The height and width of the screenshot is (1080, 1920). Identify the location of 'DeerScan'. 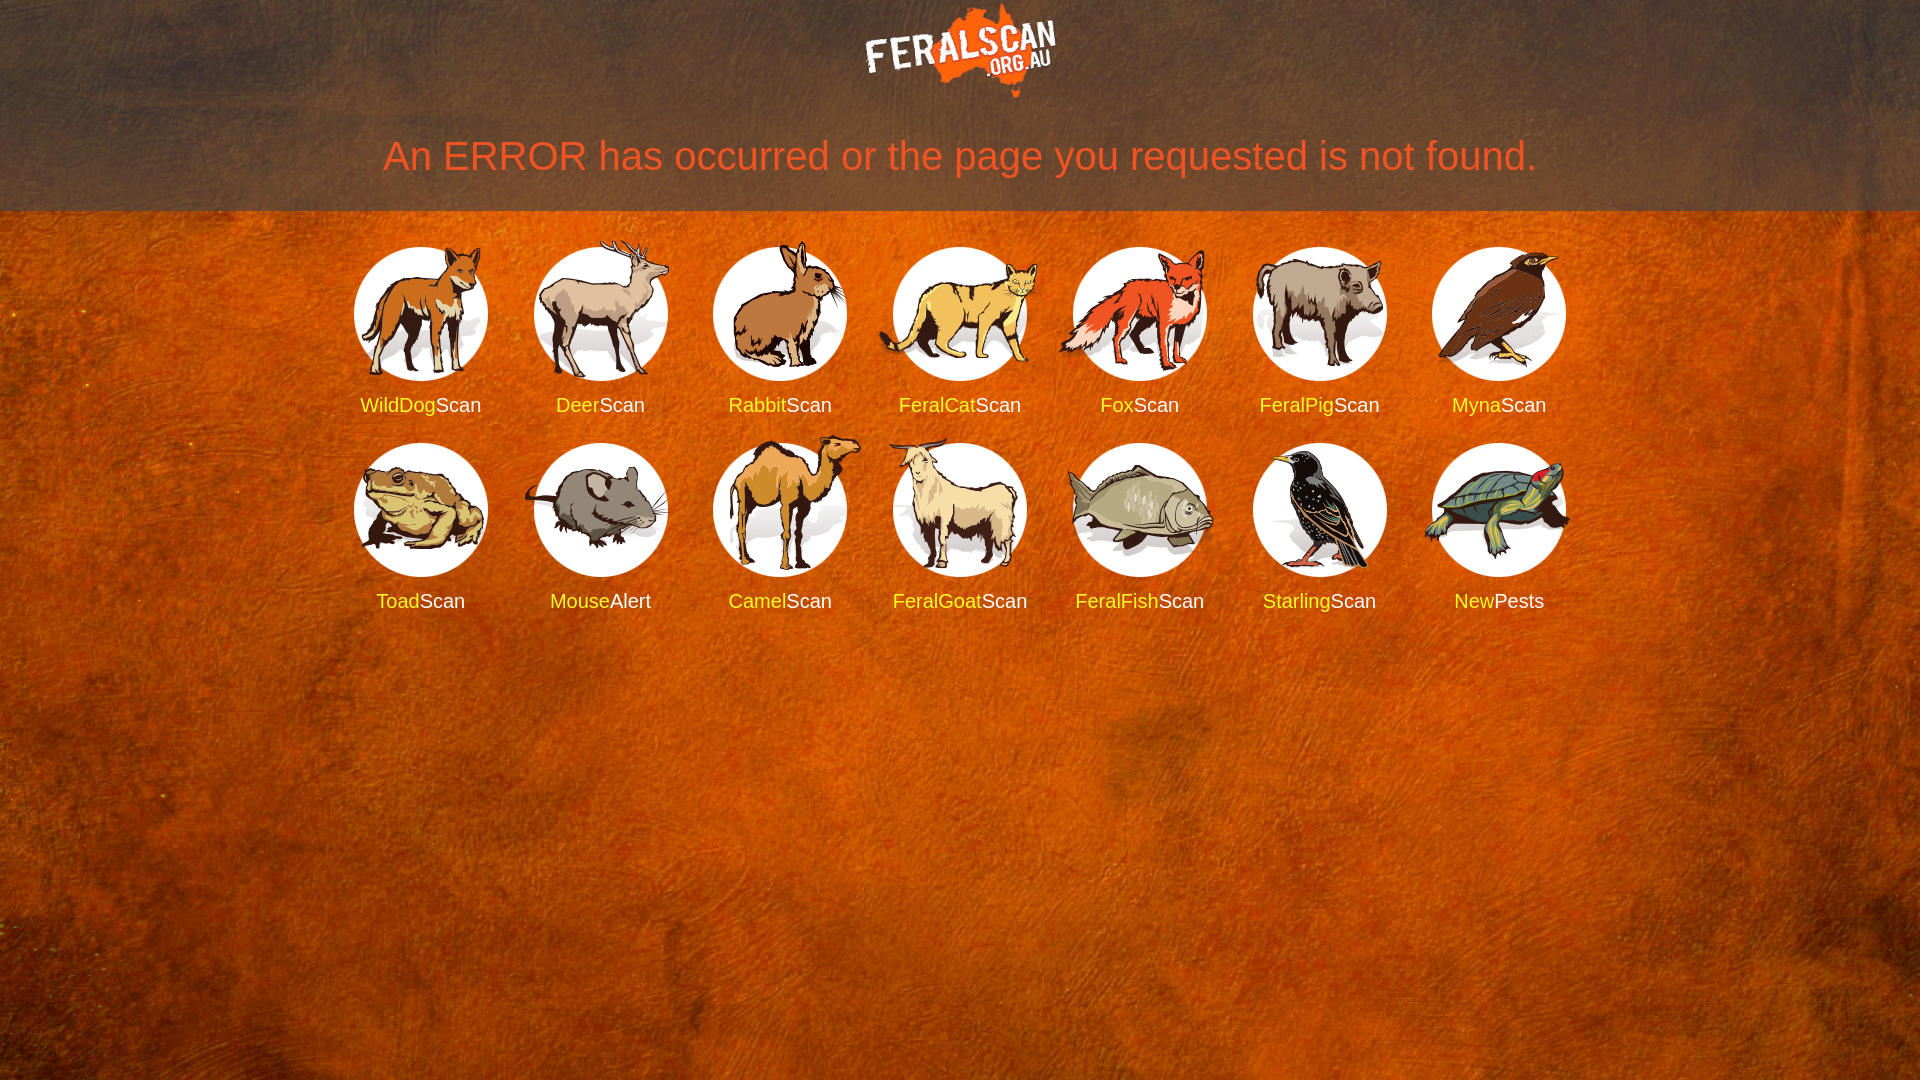
(599, 331).